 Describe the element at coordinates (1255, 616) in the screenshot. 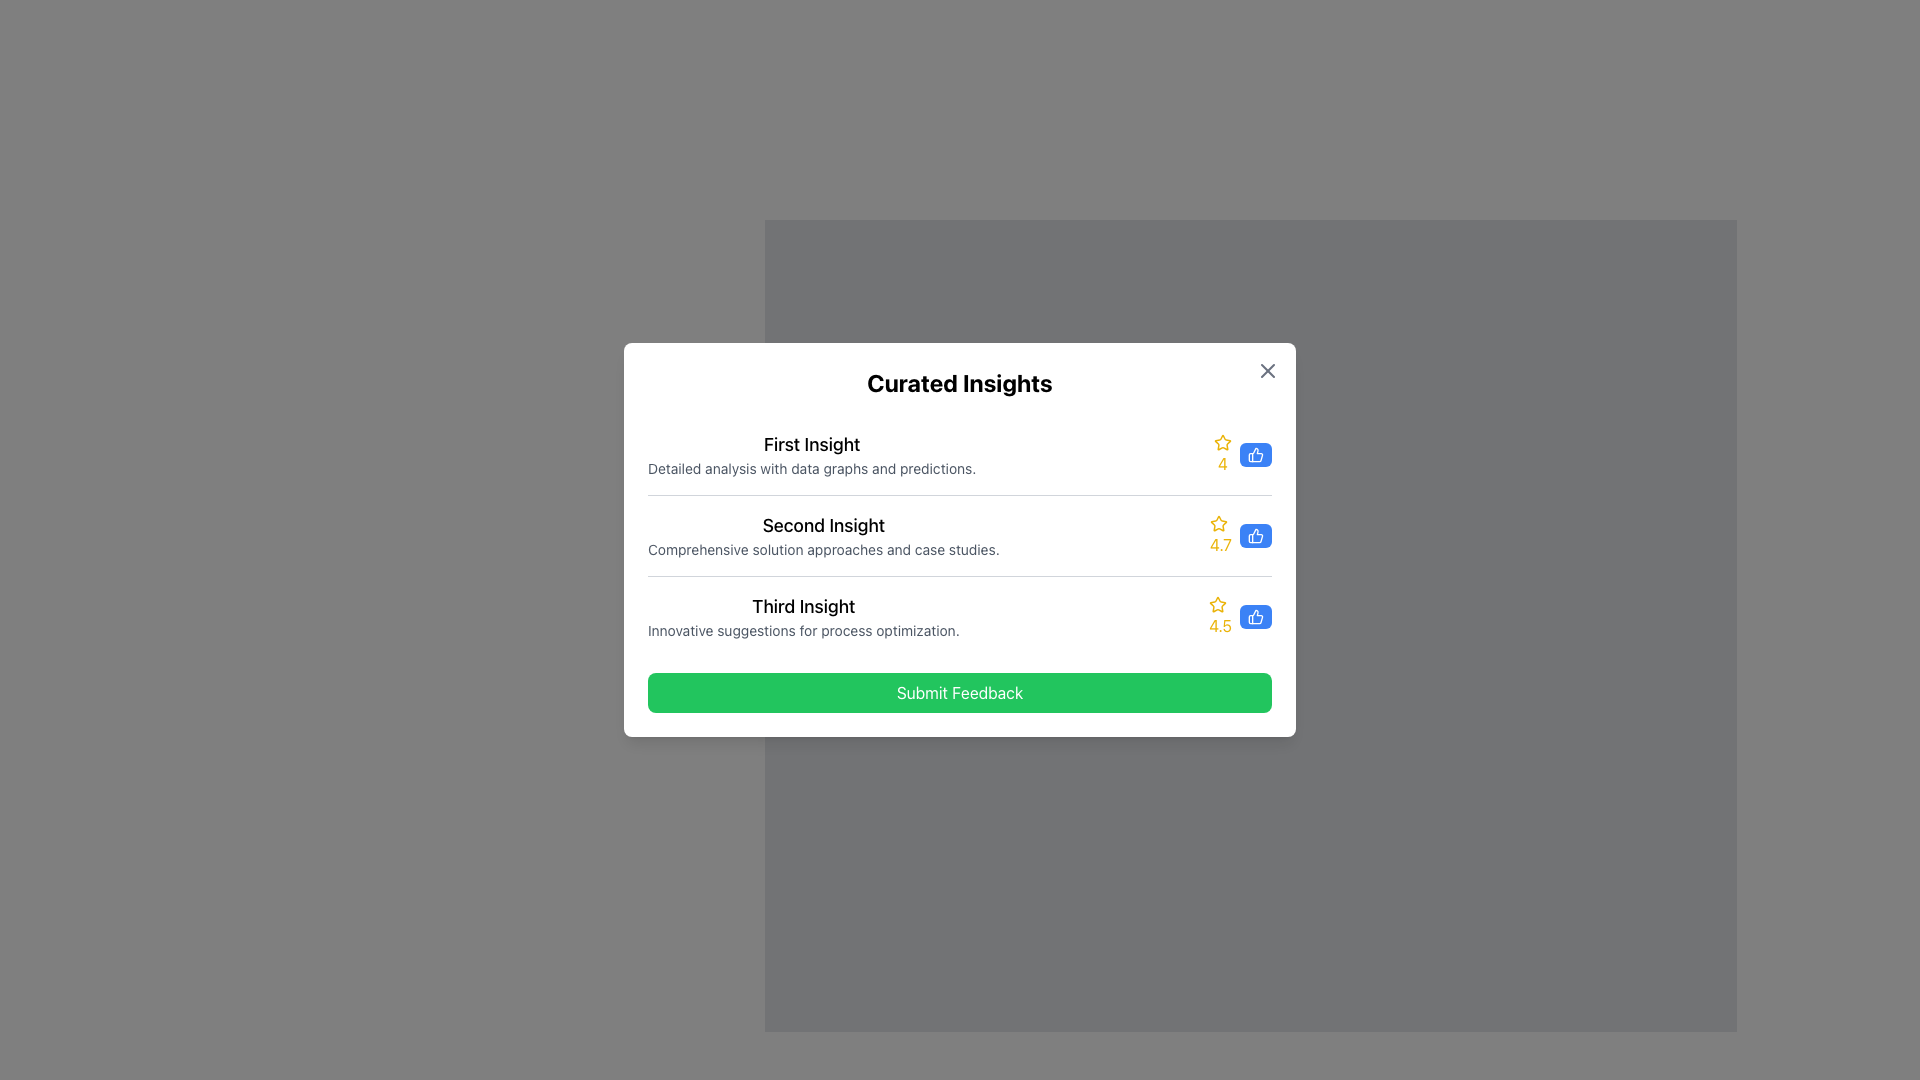

I see `the like icon located next to the rating text '4.7' in the second row of the displayed list to indicate approval` at that location.